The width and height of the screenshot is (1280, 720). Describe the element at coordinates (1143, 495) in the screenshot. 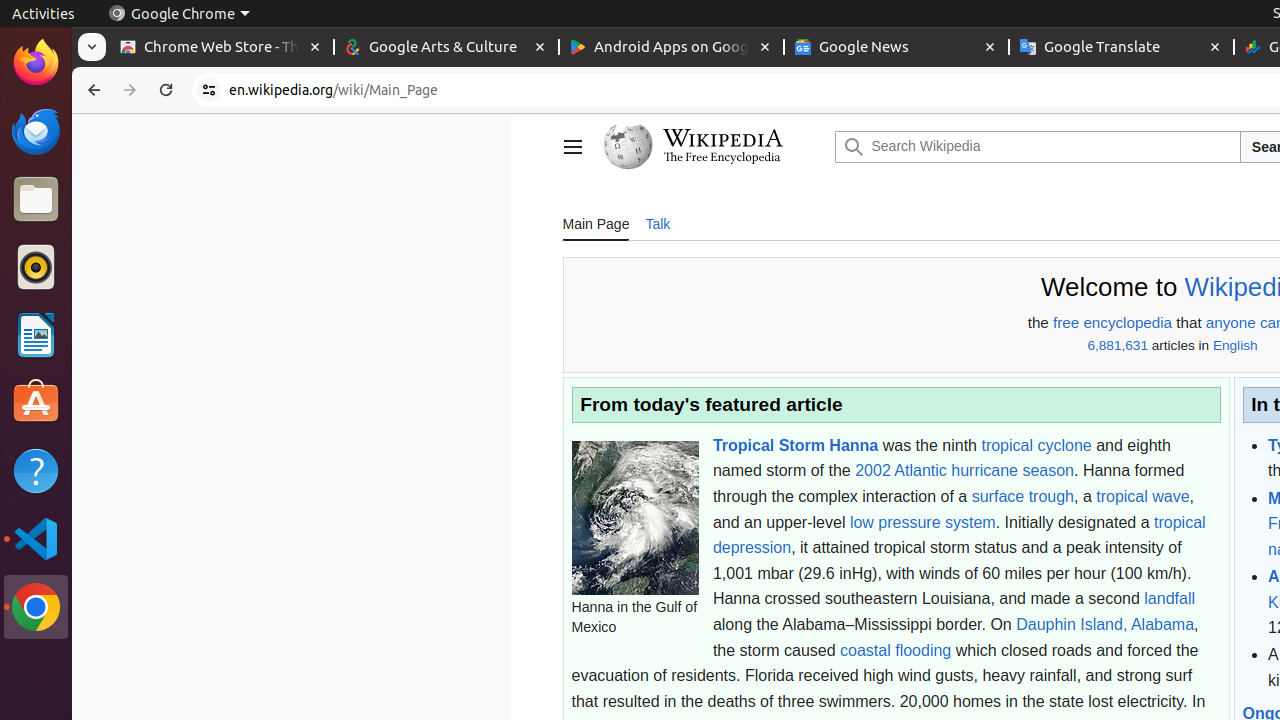

I see `'tropical wave'` at that location.